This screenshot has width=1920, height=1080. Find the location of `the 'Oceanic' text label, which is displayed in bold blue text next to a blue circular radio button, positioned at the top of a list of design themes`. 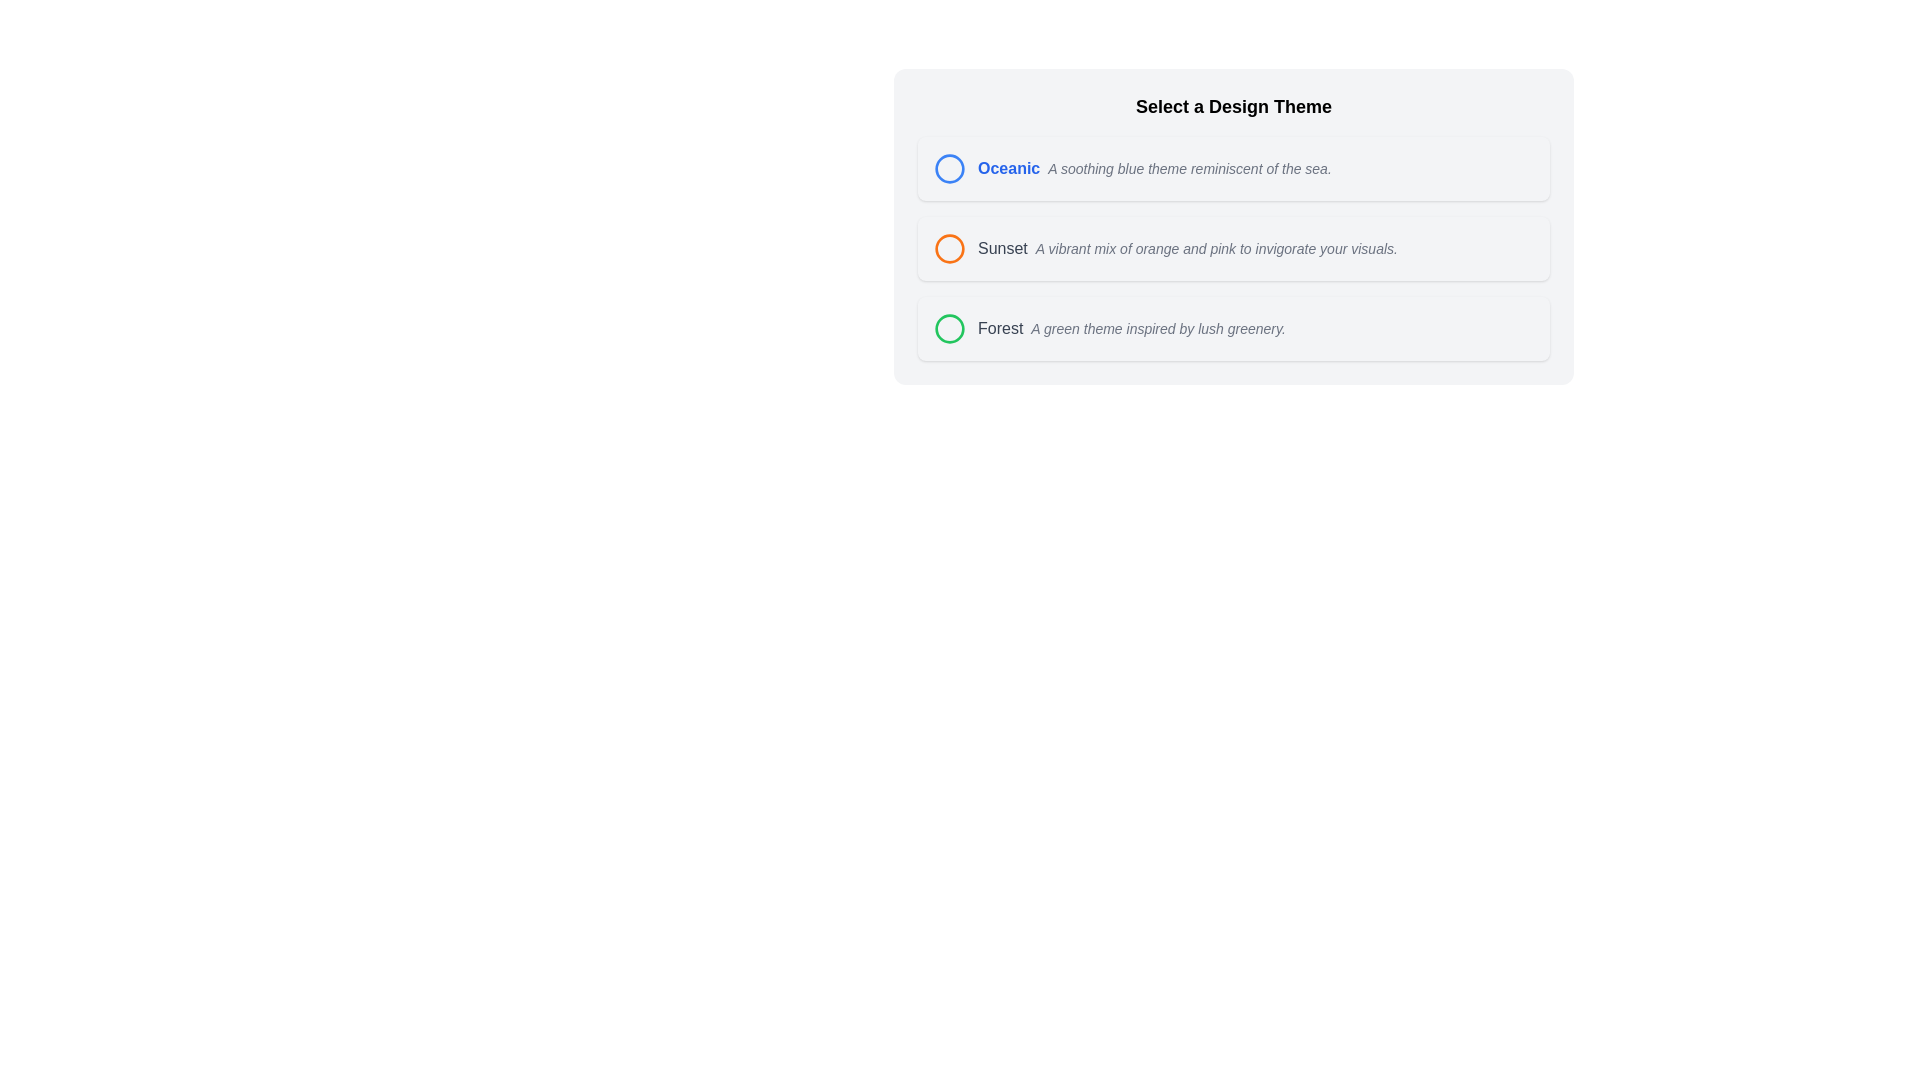

the 'Oceanic' text label, which is displayed in bold blue text next to a blue circular radio button, positioned at the top of a list of design themes is located at coordinates (1009, 168).